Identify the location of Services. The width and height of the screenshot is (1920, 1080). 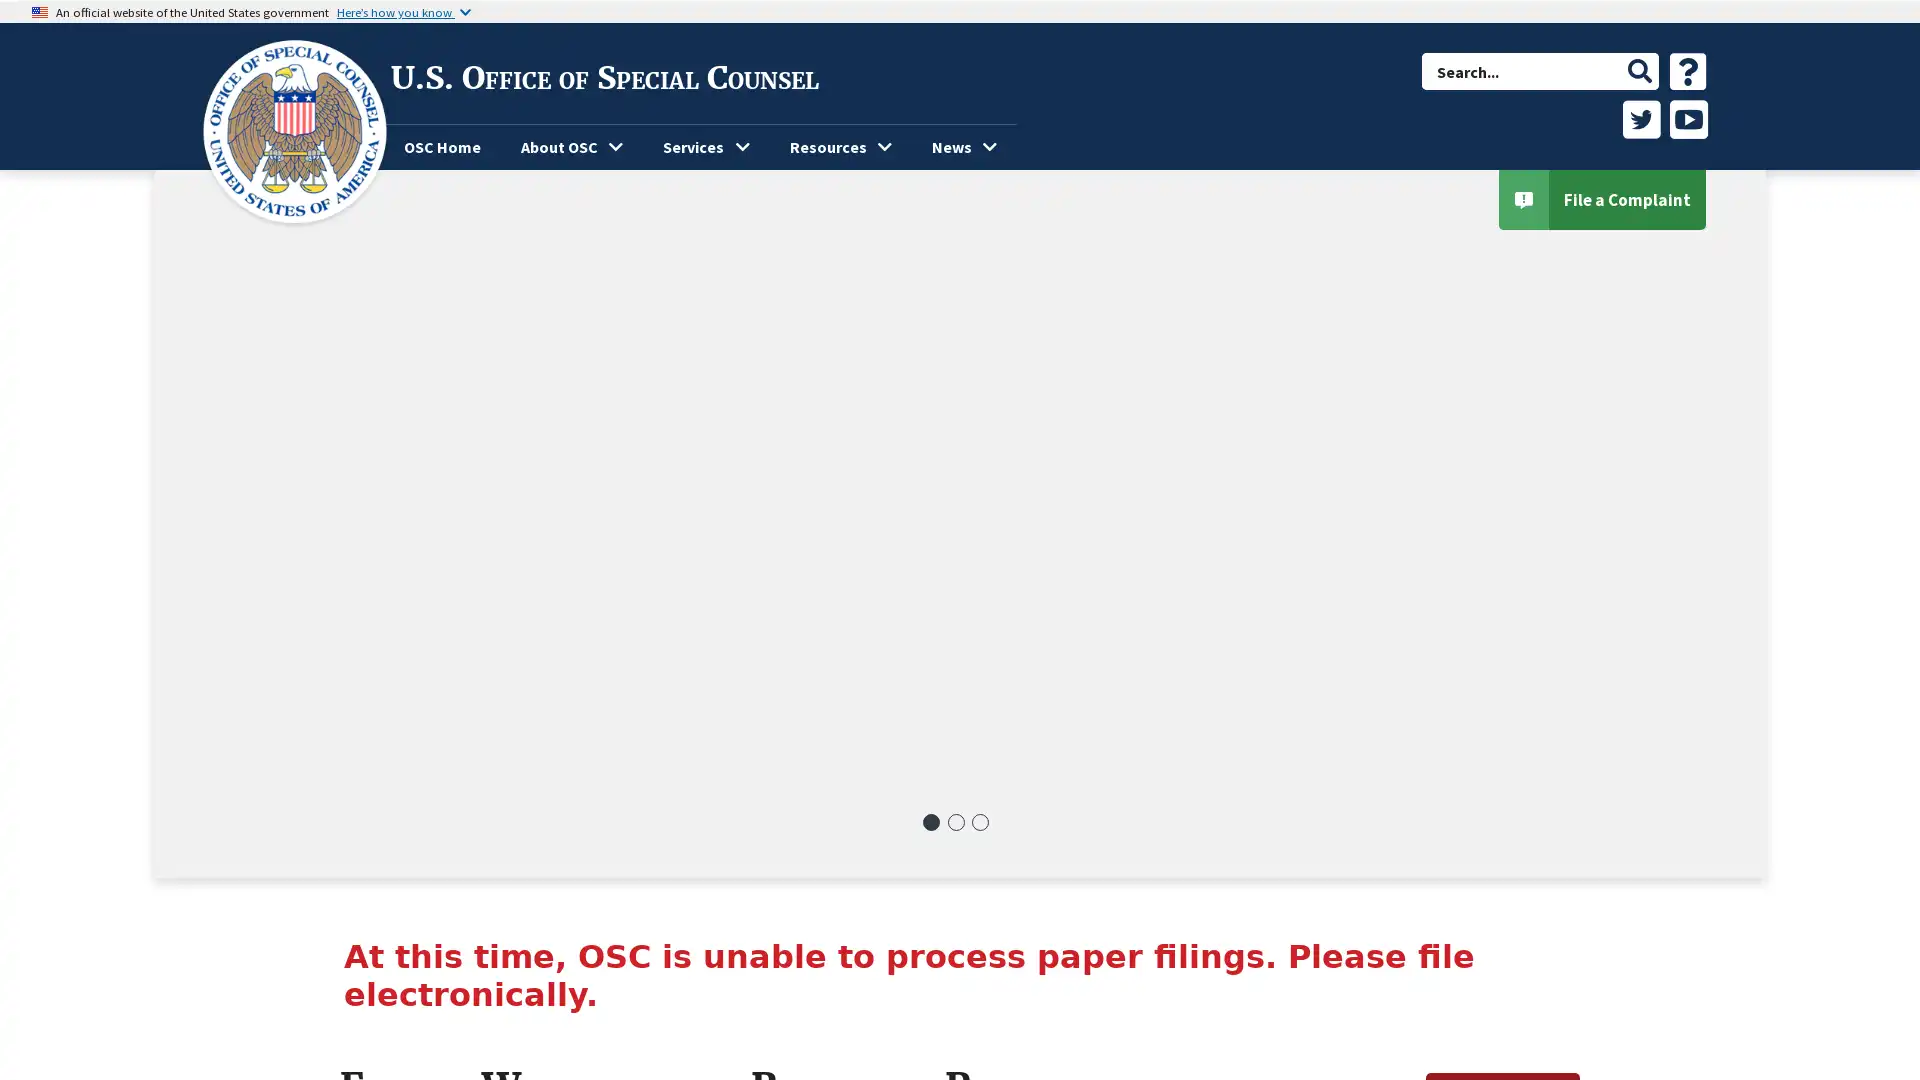
(705, 146).